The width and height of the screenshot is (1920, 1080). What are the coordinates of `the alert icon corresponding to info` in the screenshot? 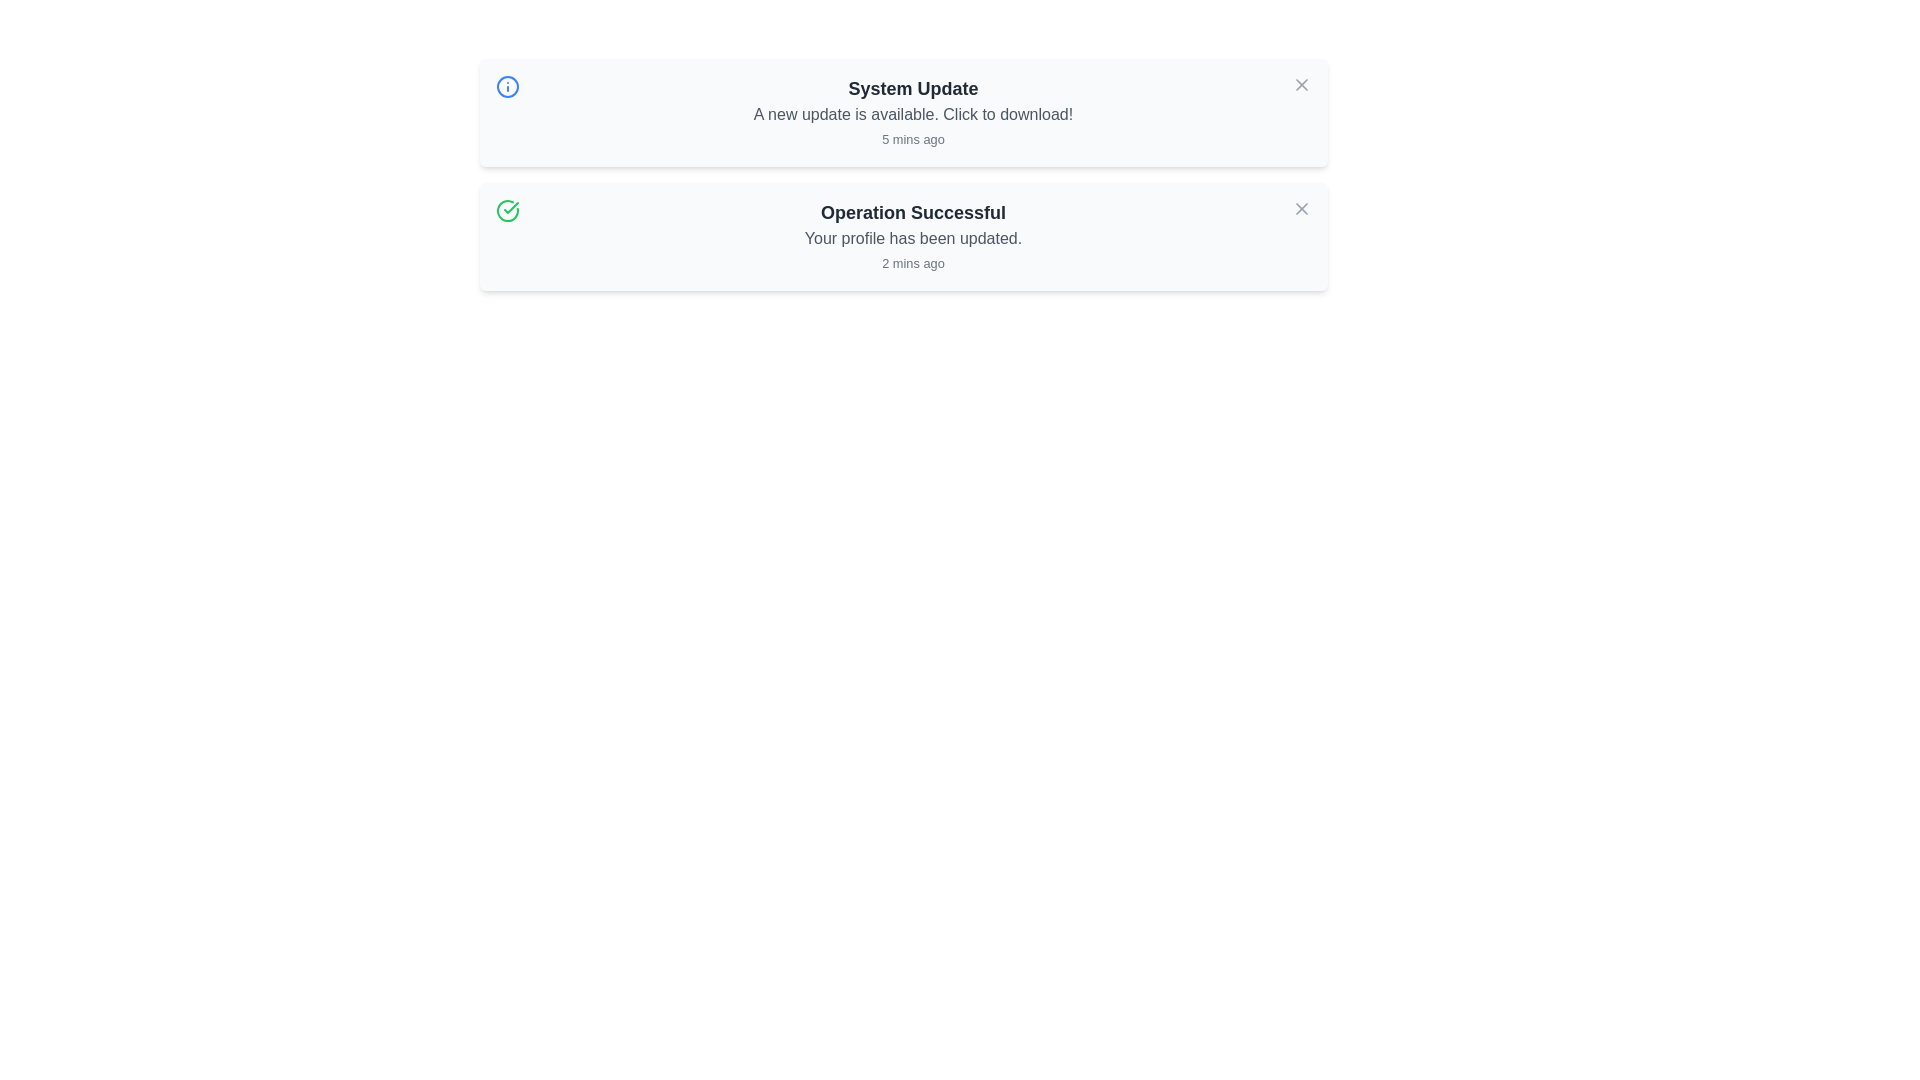 It's located at (507, 86).